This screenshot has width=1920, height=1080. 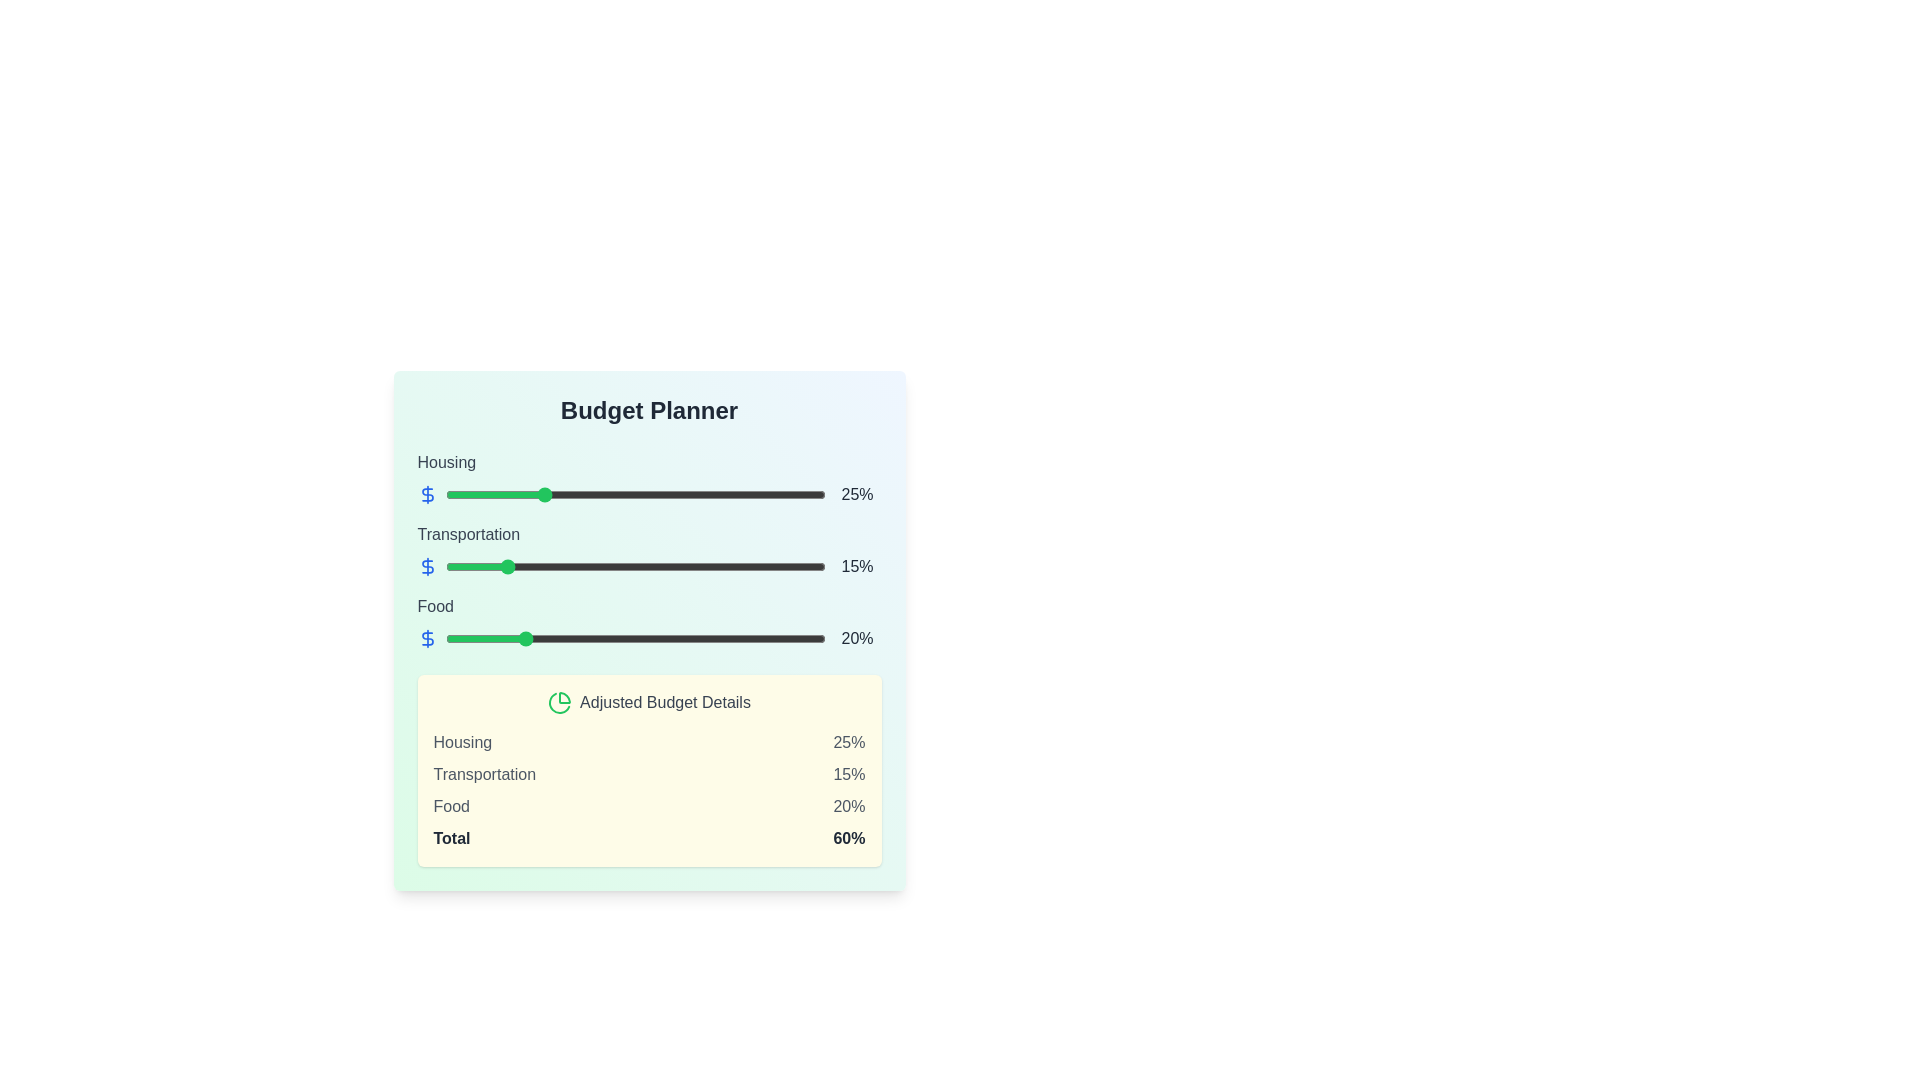 I want to click on transportation budget percentage, so click(x=786, y=567).